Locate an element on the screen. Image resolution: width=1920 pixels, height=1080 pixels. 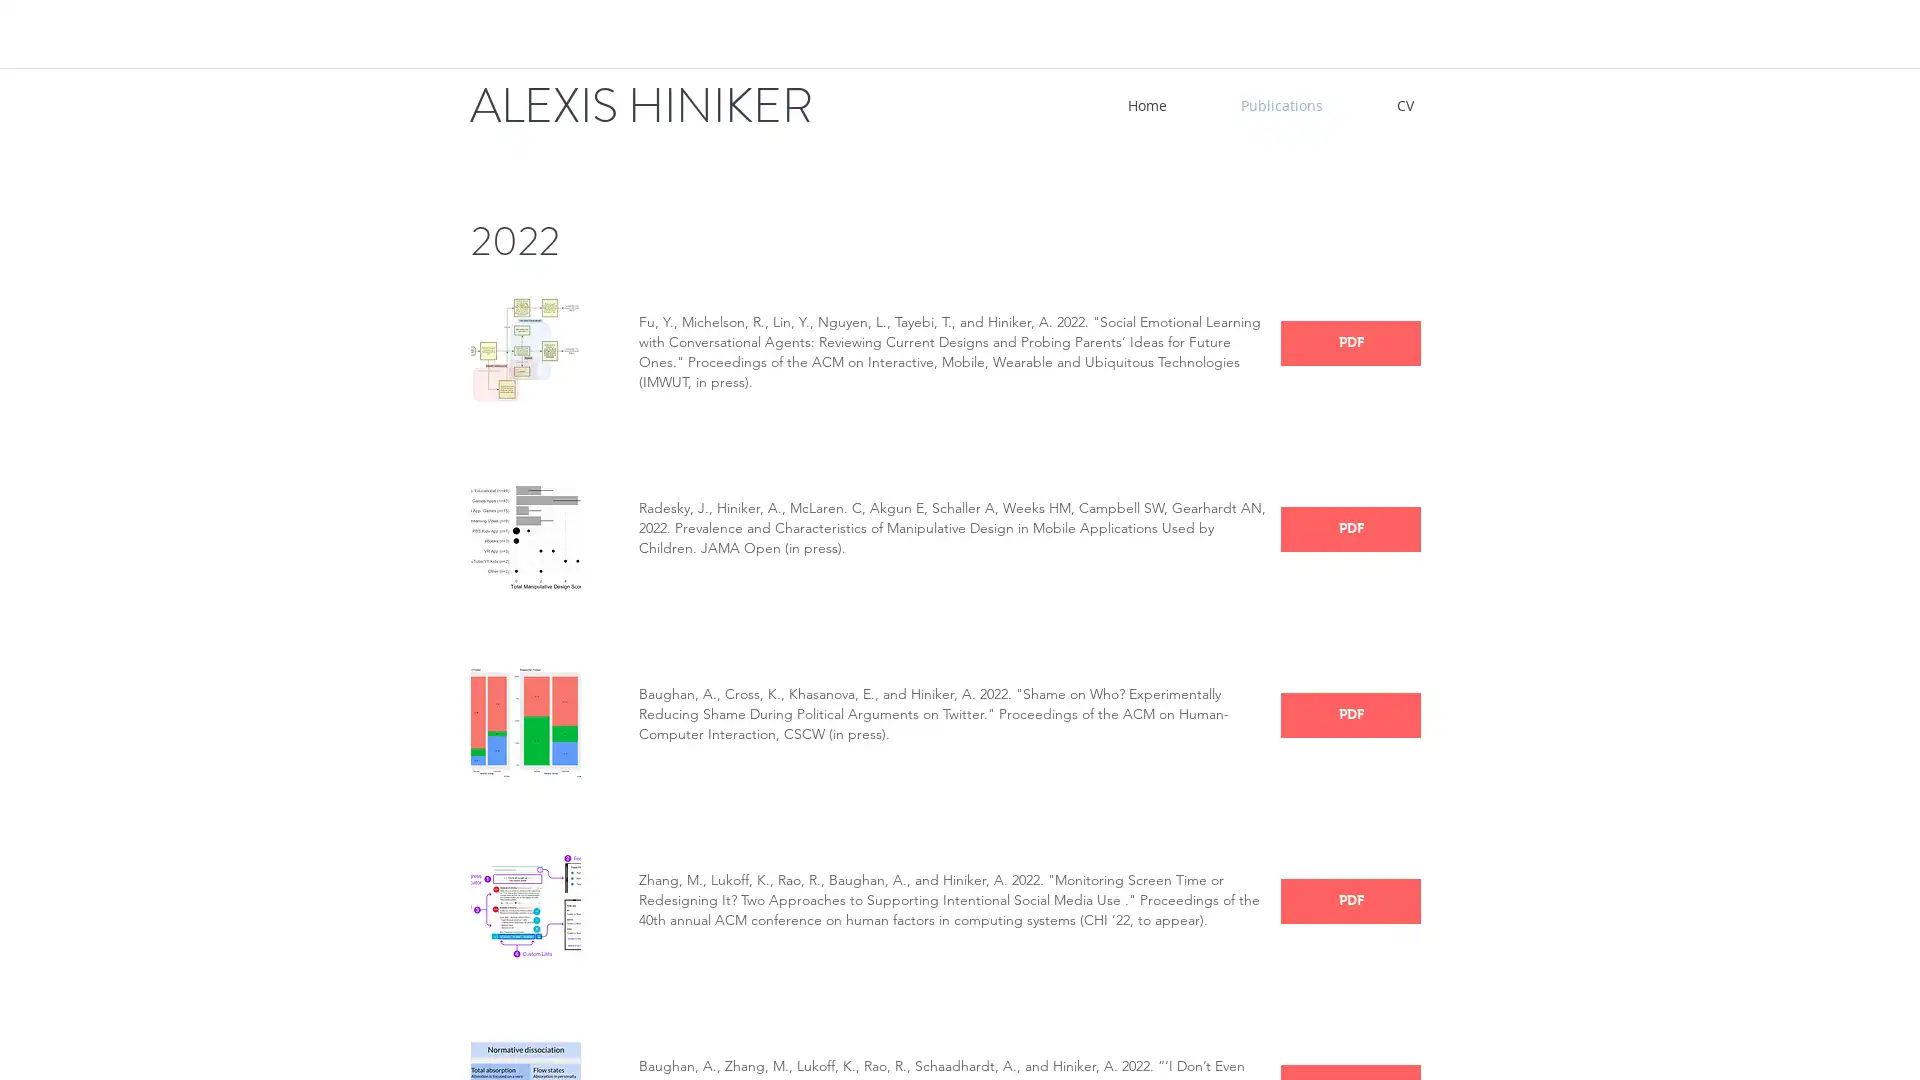
PDF is located at coordinates (1350, 528).